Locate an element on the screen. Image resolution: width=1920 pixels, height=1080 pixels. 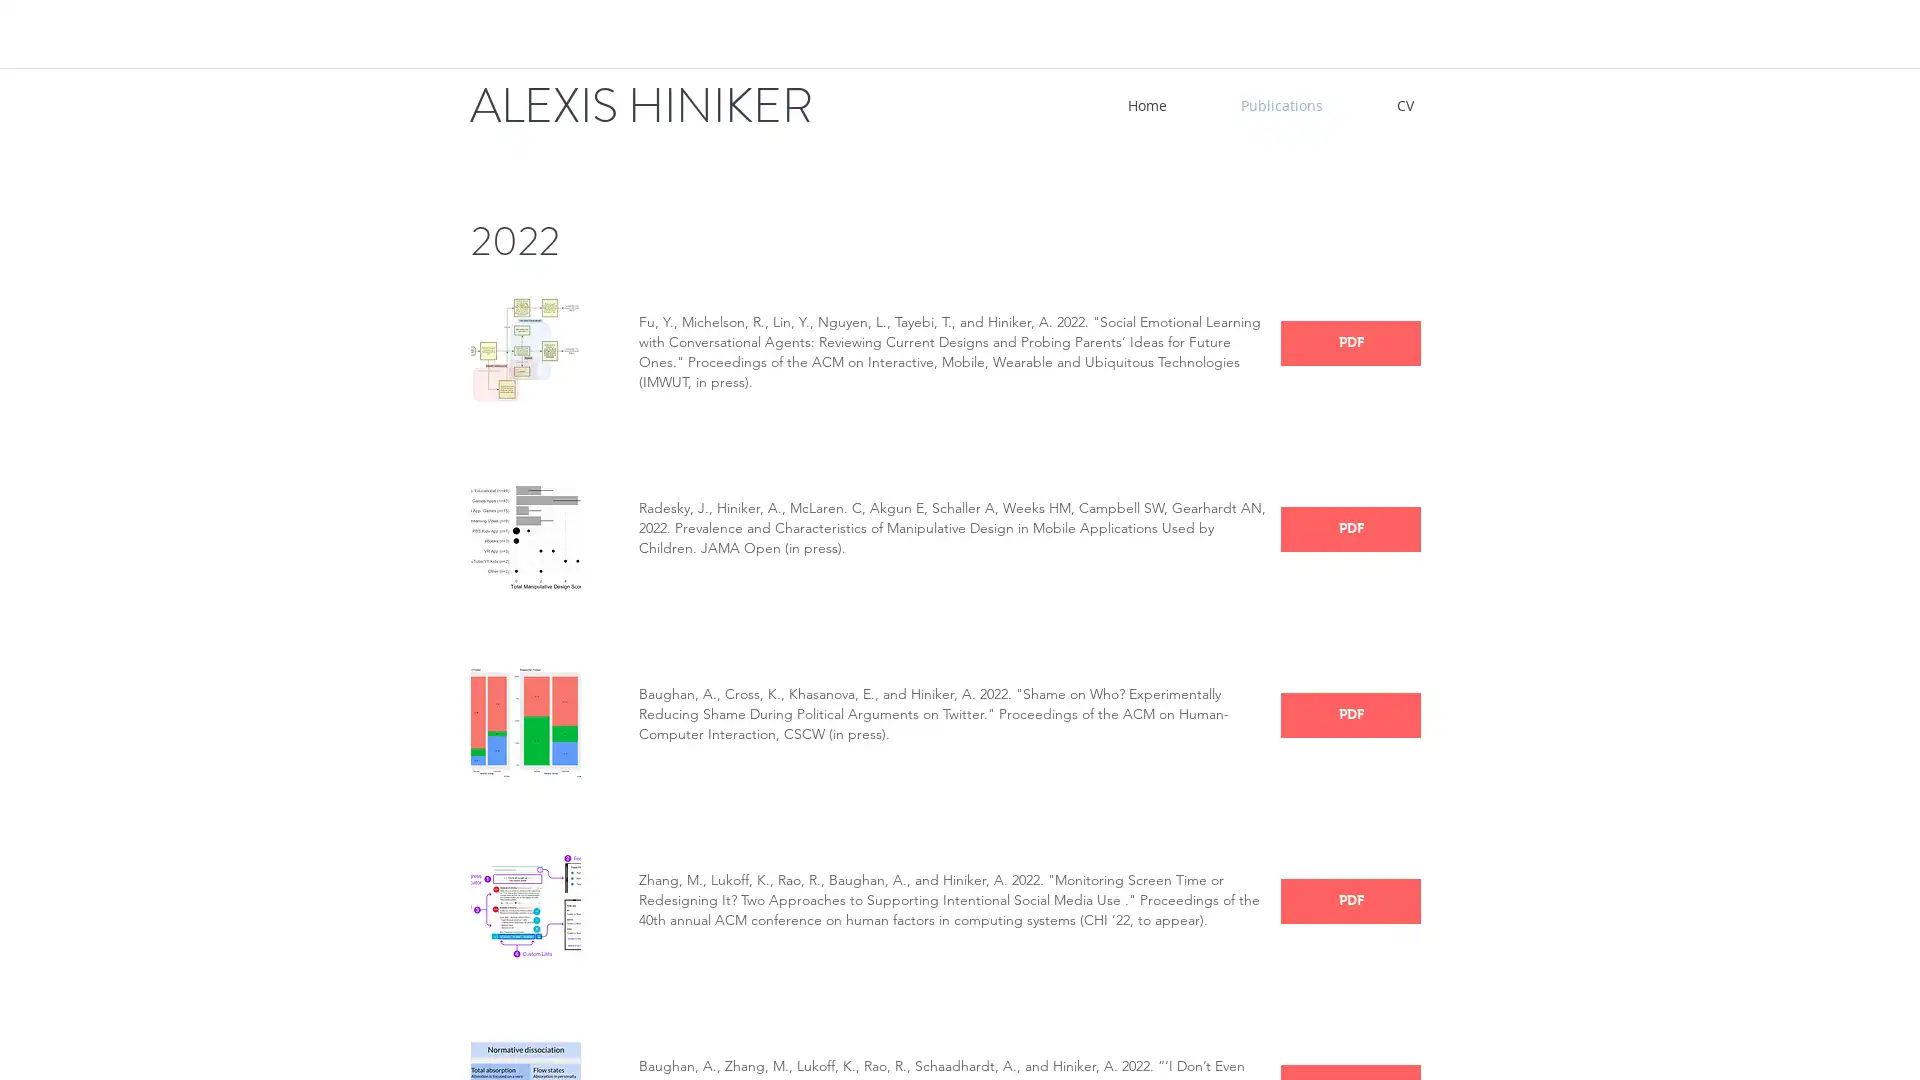
PDF is located at coordinates (1350, 528).